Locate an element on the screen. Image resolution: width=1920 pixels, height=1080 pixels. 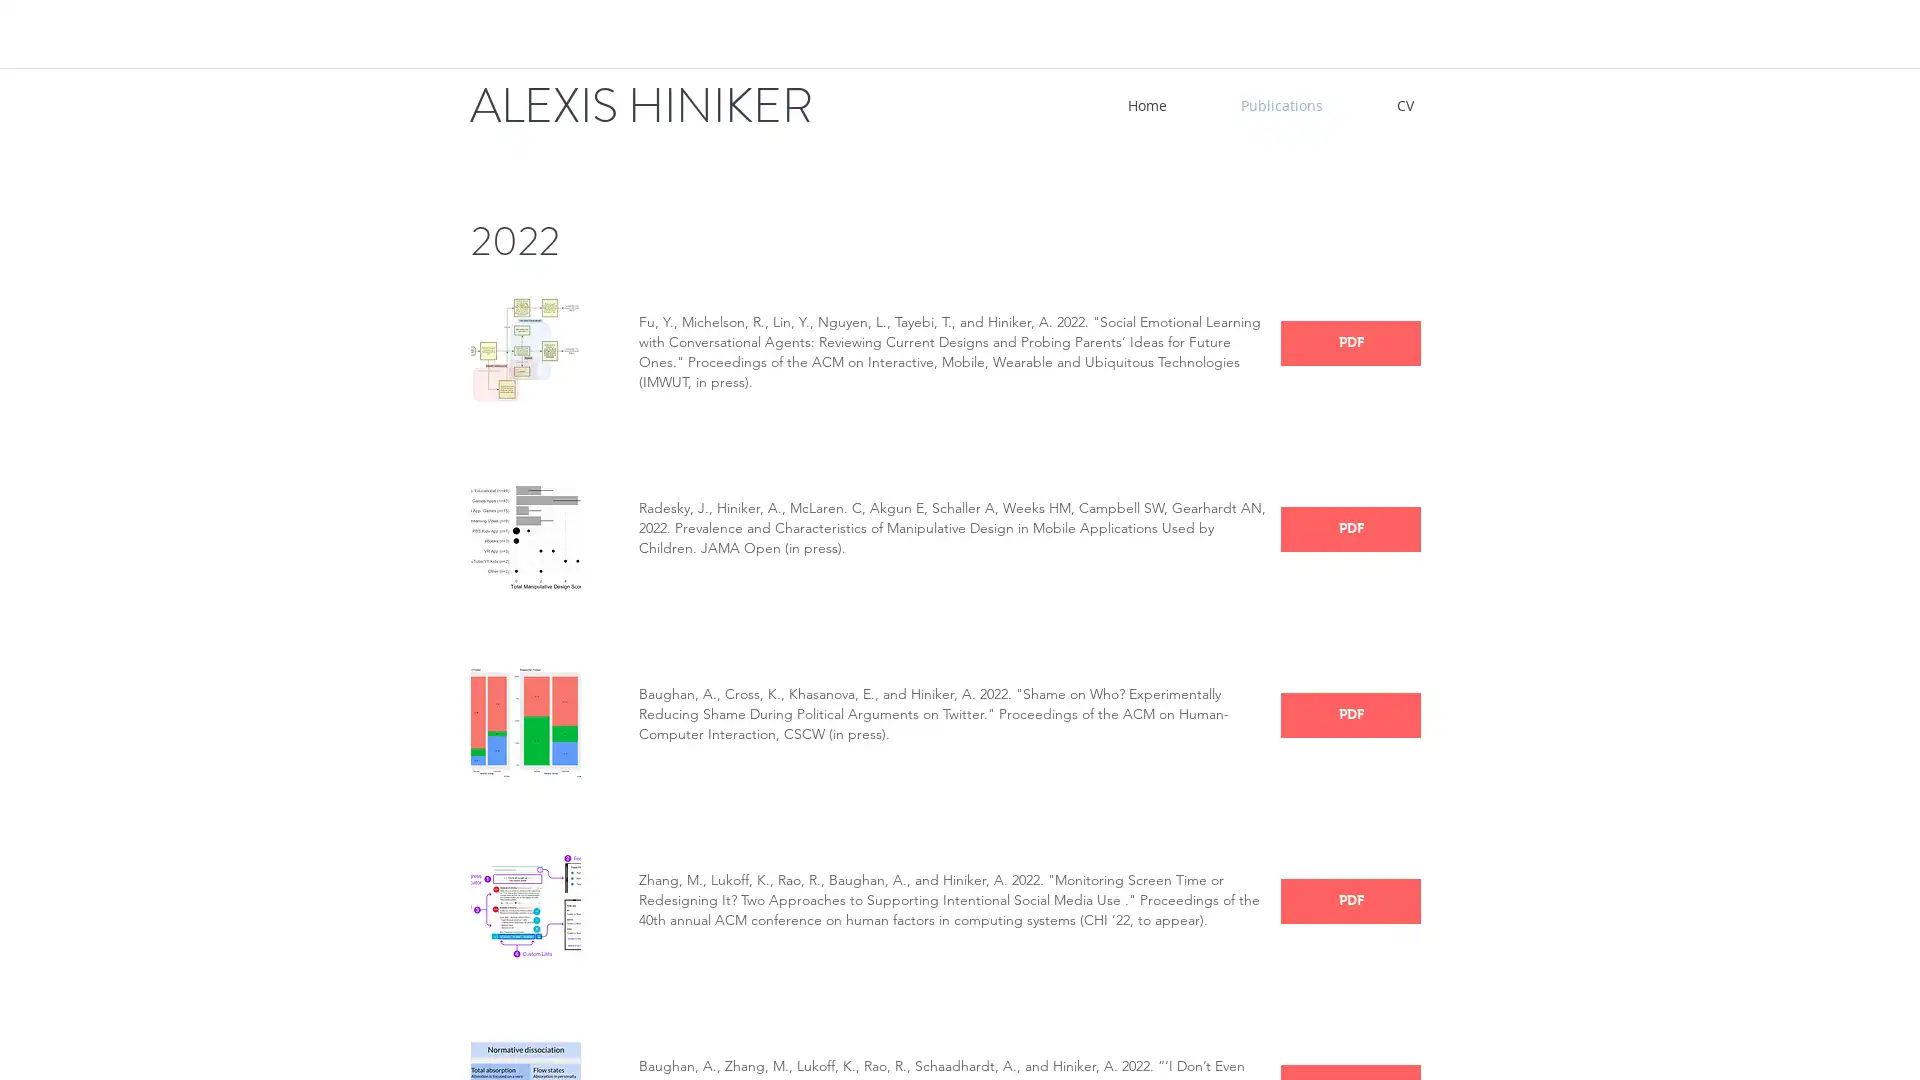
PDF is located at coordinates (1350, 528).